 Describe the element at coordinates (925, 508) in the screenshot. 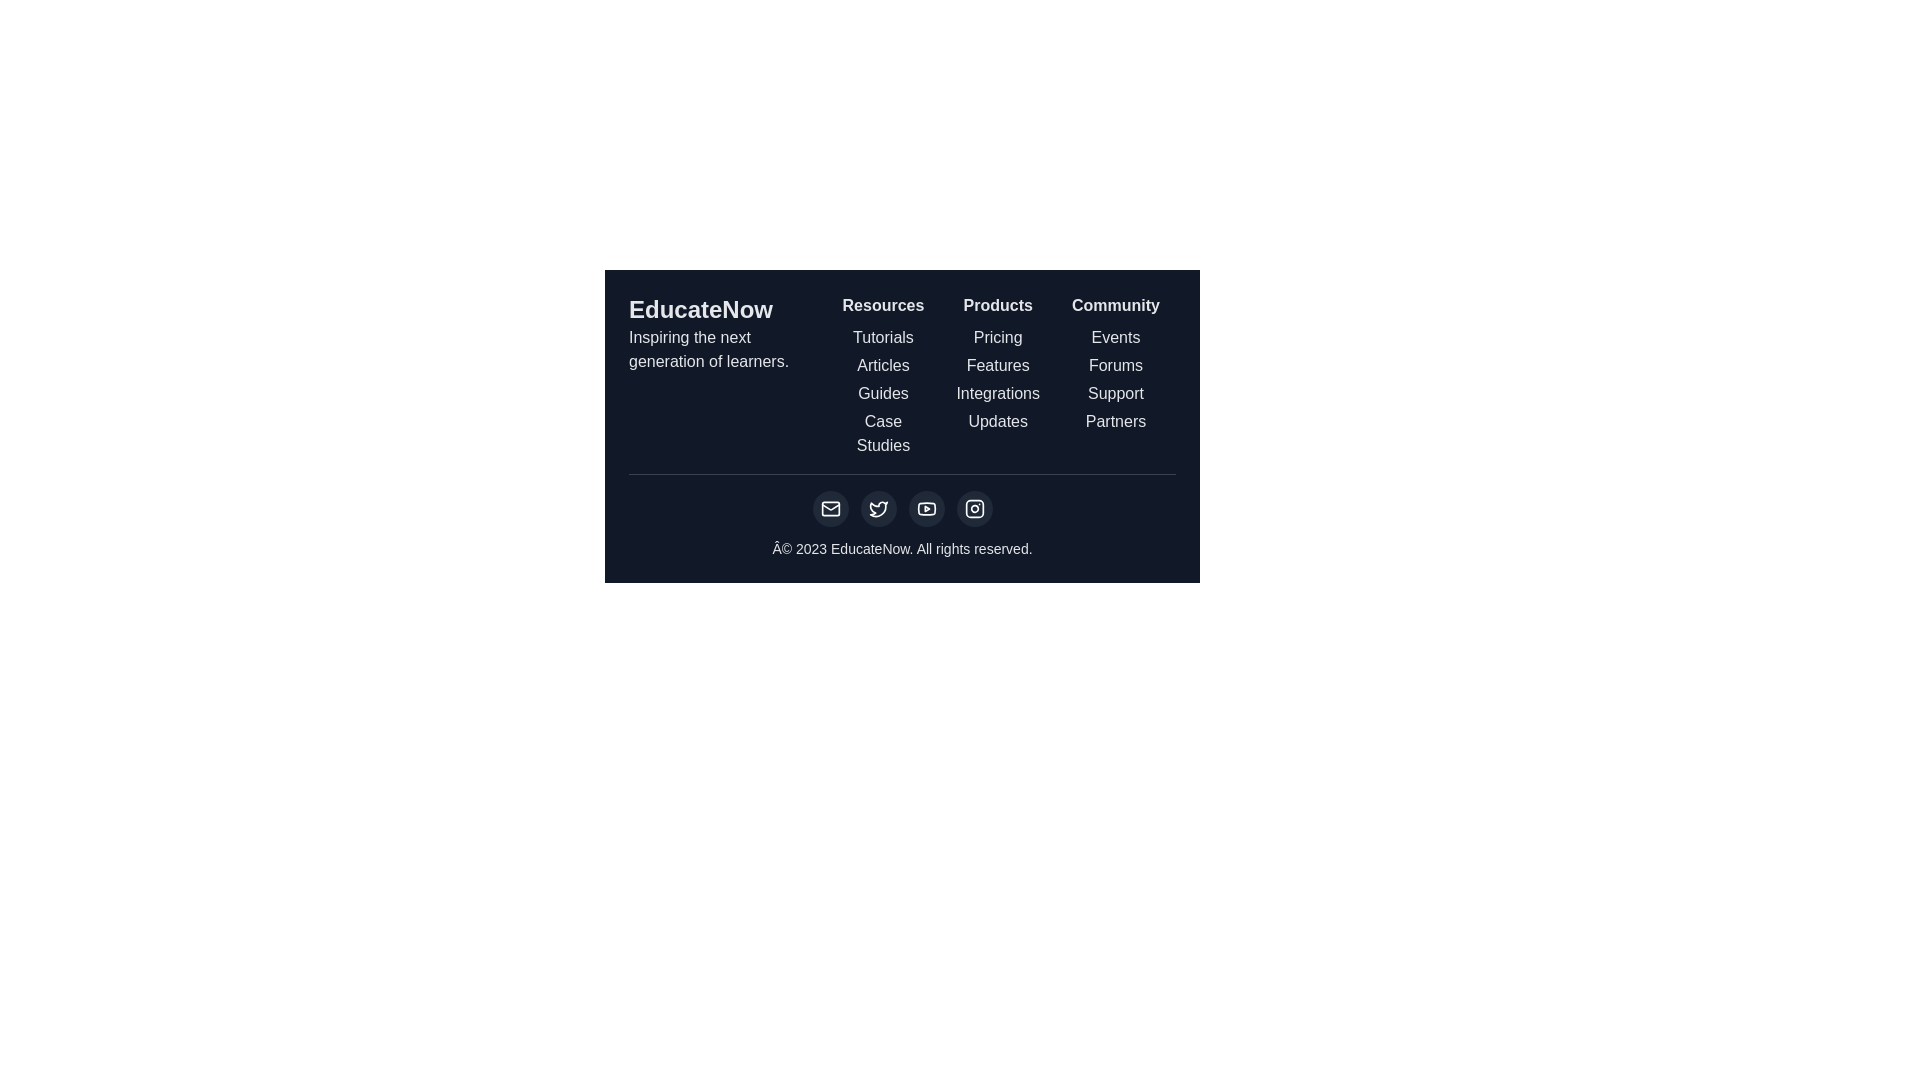

I see `the YouTube icon button, which is a rounded rectangular shape containing a play symbol` at that location.